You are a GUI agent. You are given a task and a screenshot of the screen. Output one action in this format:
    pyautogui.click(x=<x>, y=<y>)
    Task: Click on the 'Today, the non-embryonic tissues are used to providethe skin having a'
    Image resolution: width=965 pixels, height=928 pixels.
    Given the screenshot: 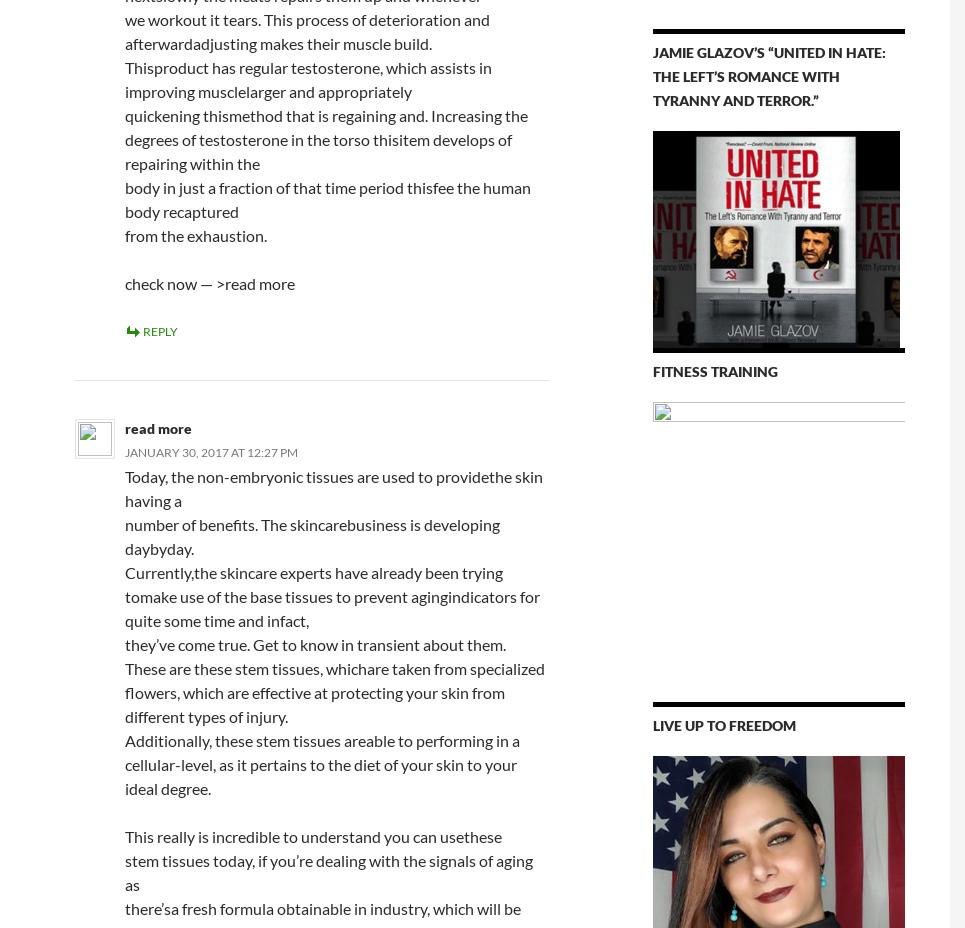 What is the action you would take?
    pyautogui.click(x=124, y=487)
    